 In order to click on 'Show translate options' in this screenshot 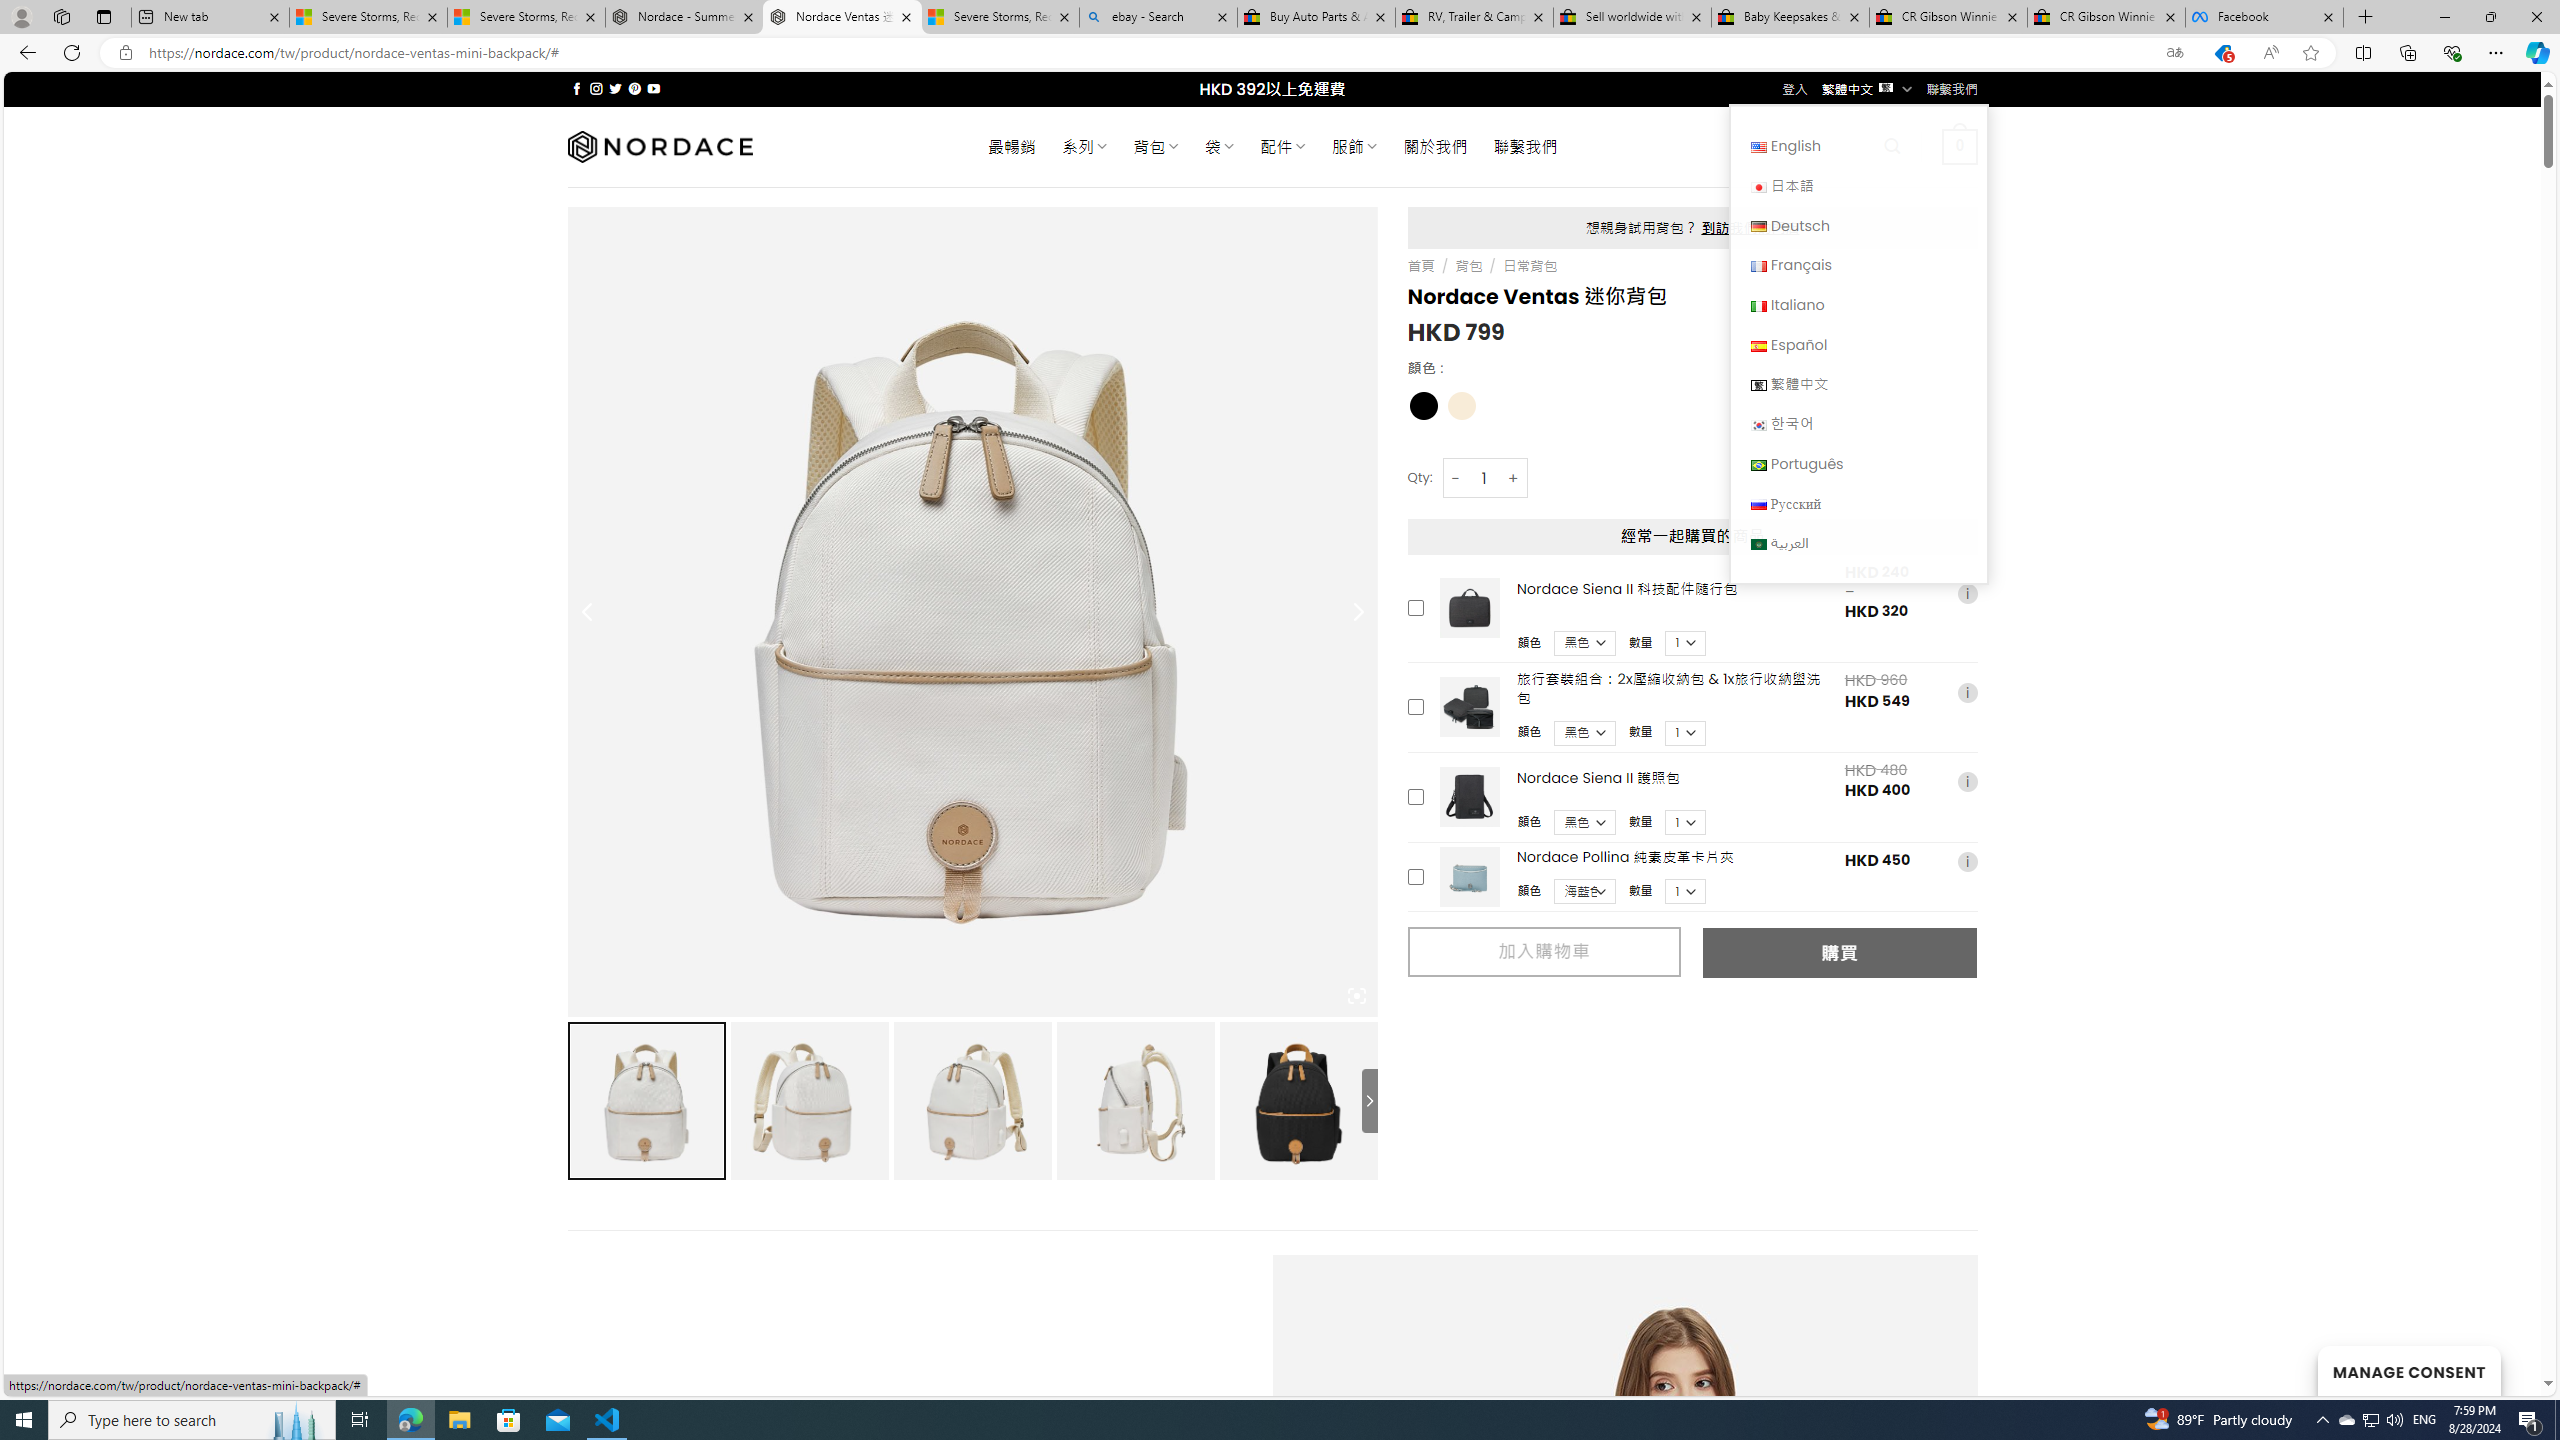, I will do `click(2173, 53)`.